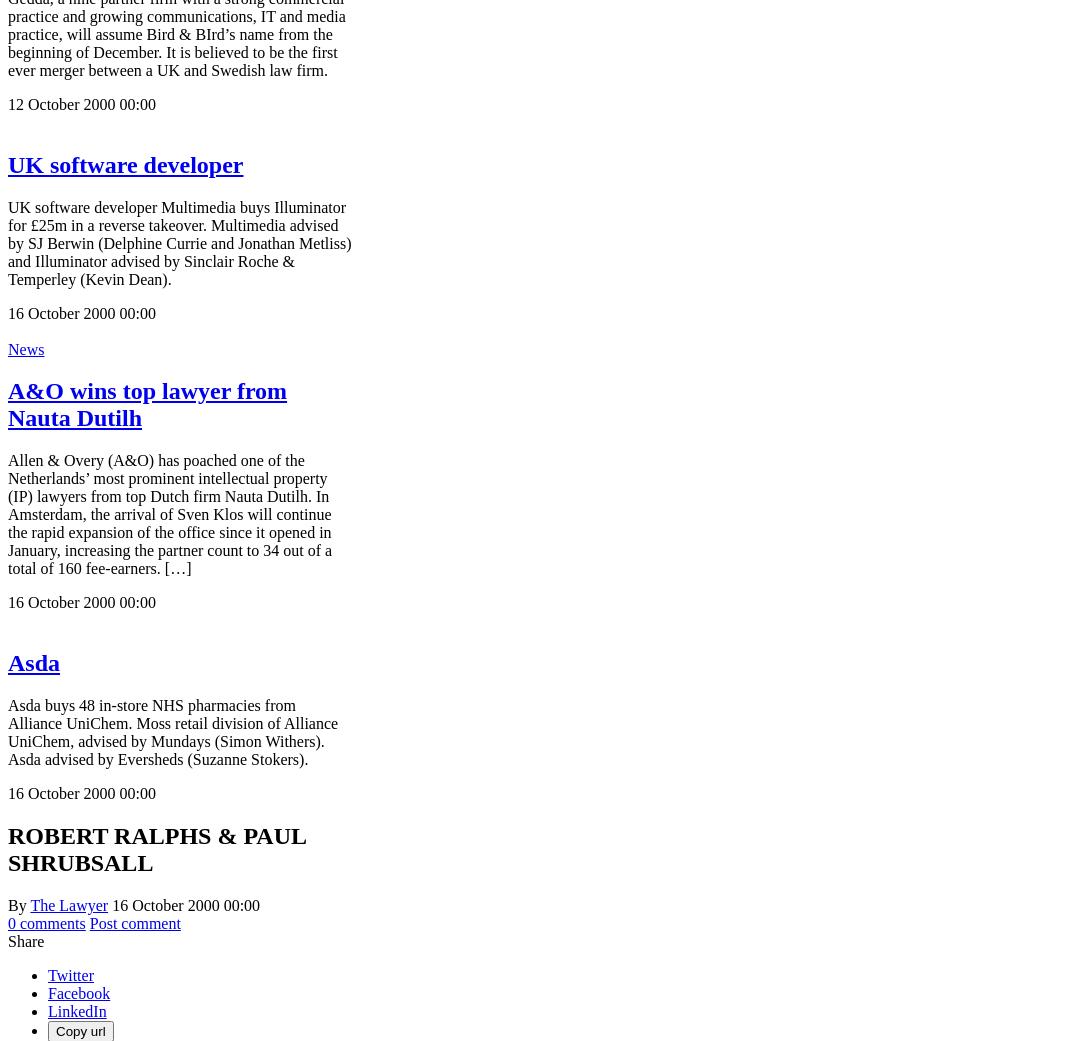 The width and height of the screenshot is (1089, 1041). What do you see at coordinates (46, 922) in the screenshot?
I see `'0 comments'` at bounding box center [46, 922].